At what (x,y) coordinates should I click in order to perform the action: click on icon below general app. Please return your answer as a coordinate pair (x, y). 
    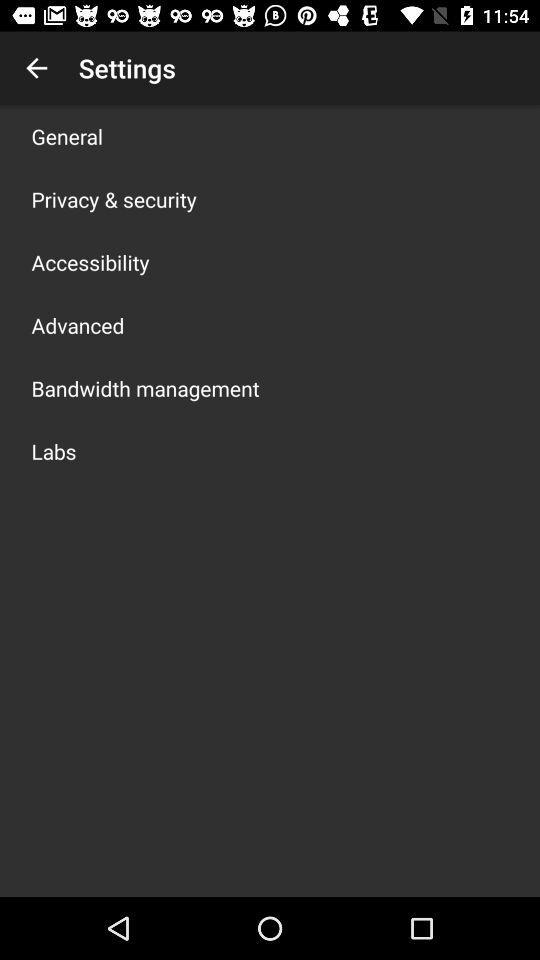
    Looking at the image, I should click on (114, 199).